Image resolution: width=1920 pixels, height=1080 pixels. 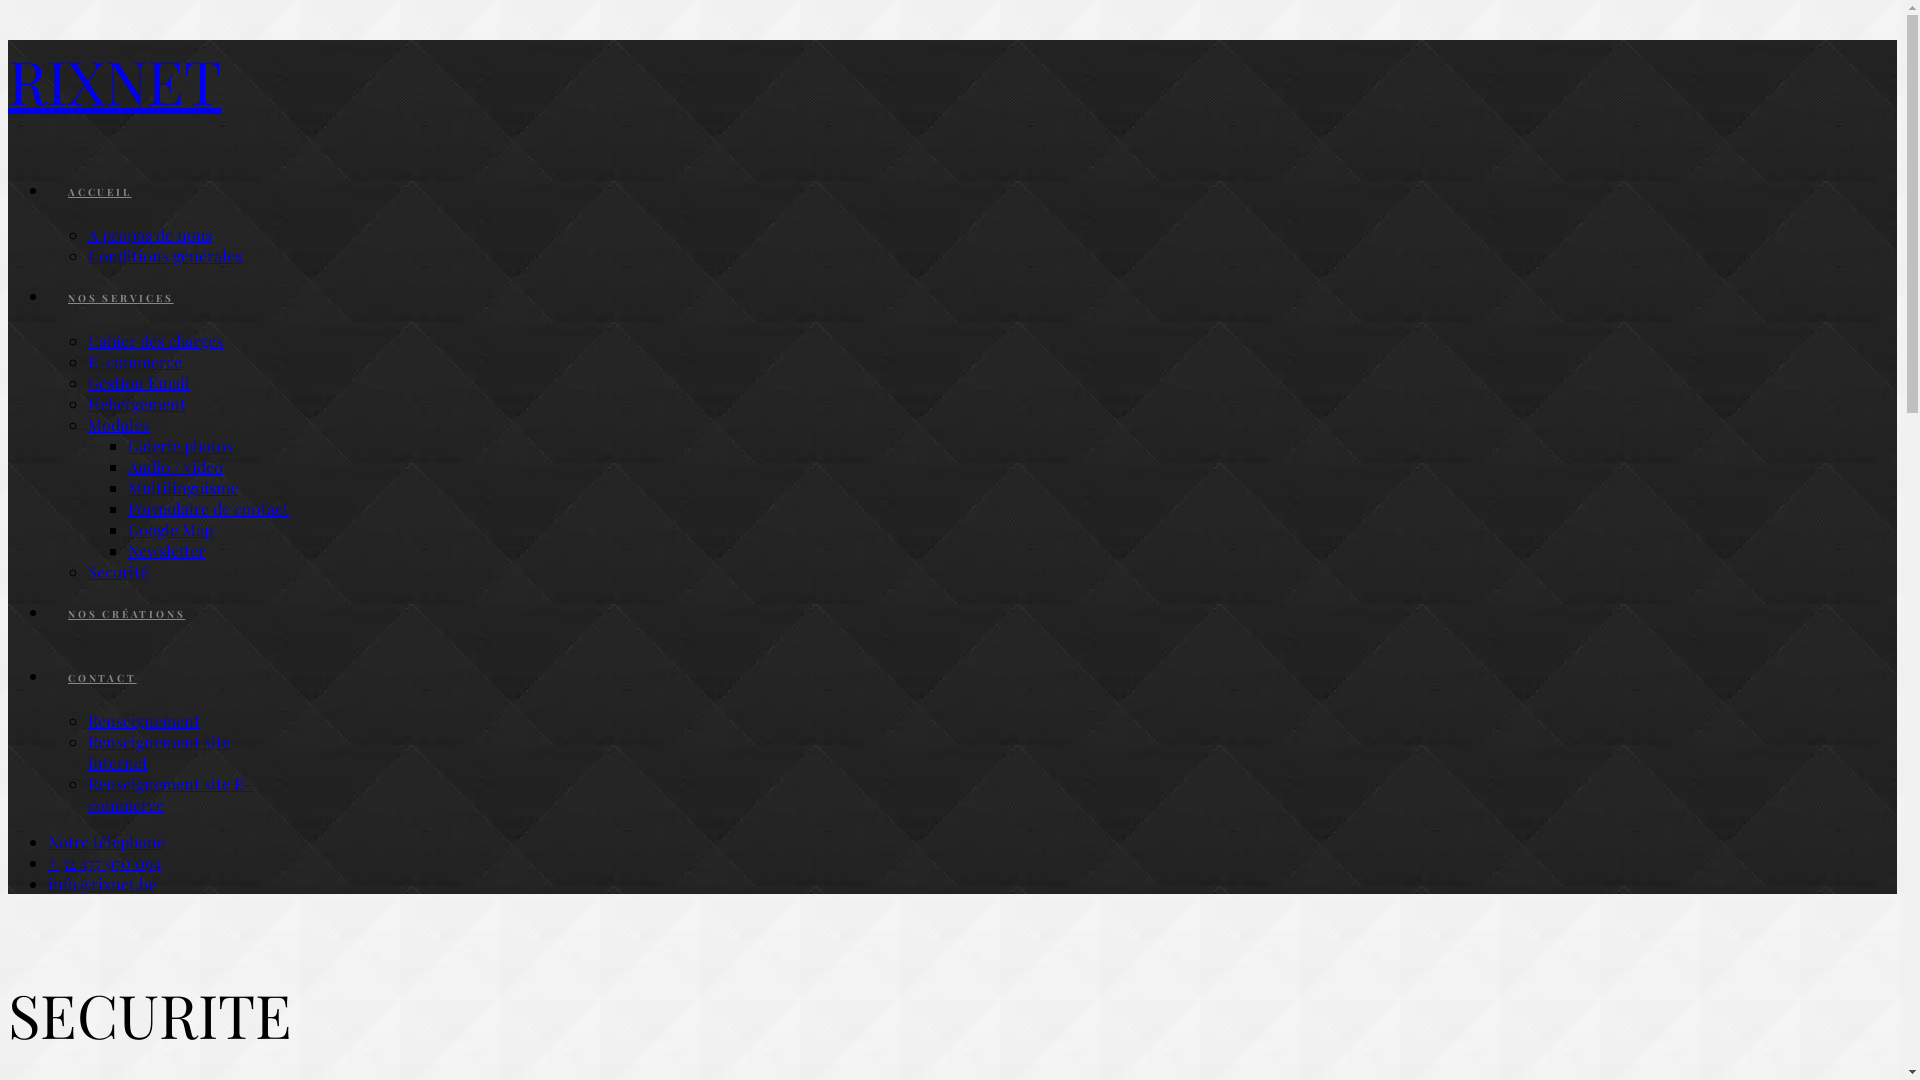 What do you see at coordinates (103, 861) in the screenshot?
I see `'+ 32 477 970 094'` at bounding box center [103, 861].